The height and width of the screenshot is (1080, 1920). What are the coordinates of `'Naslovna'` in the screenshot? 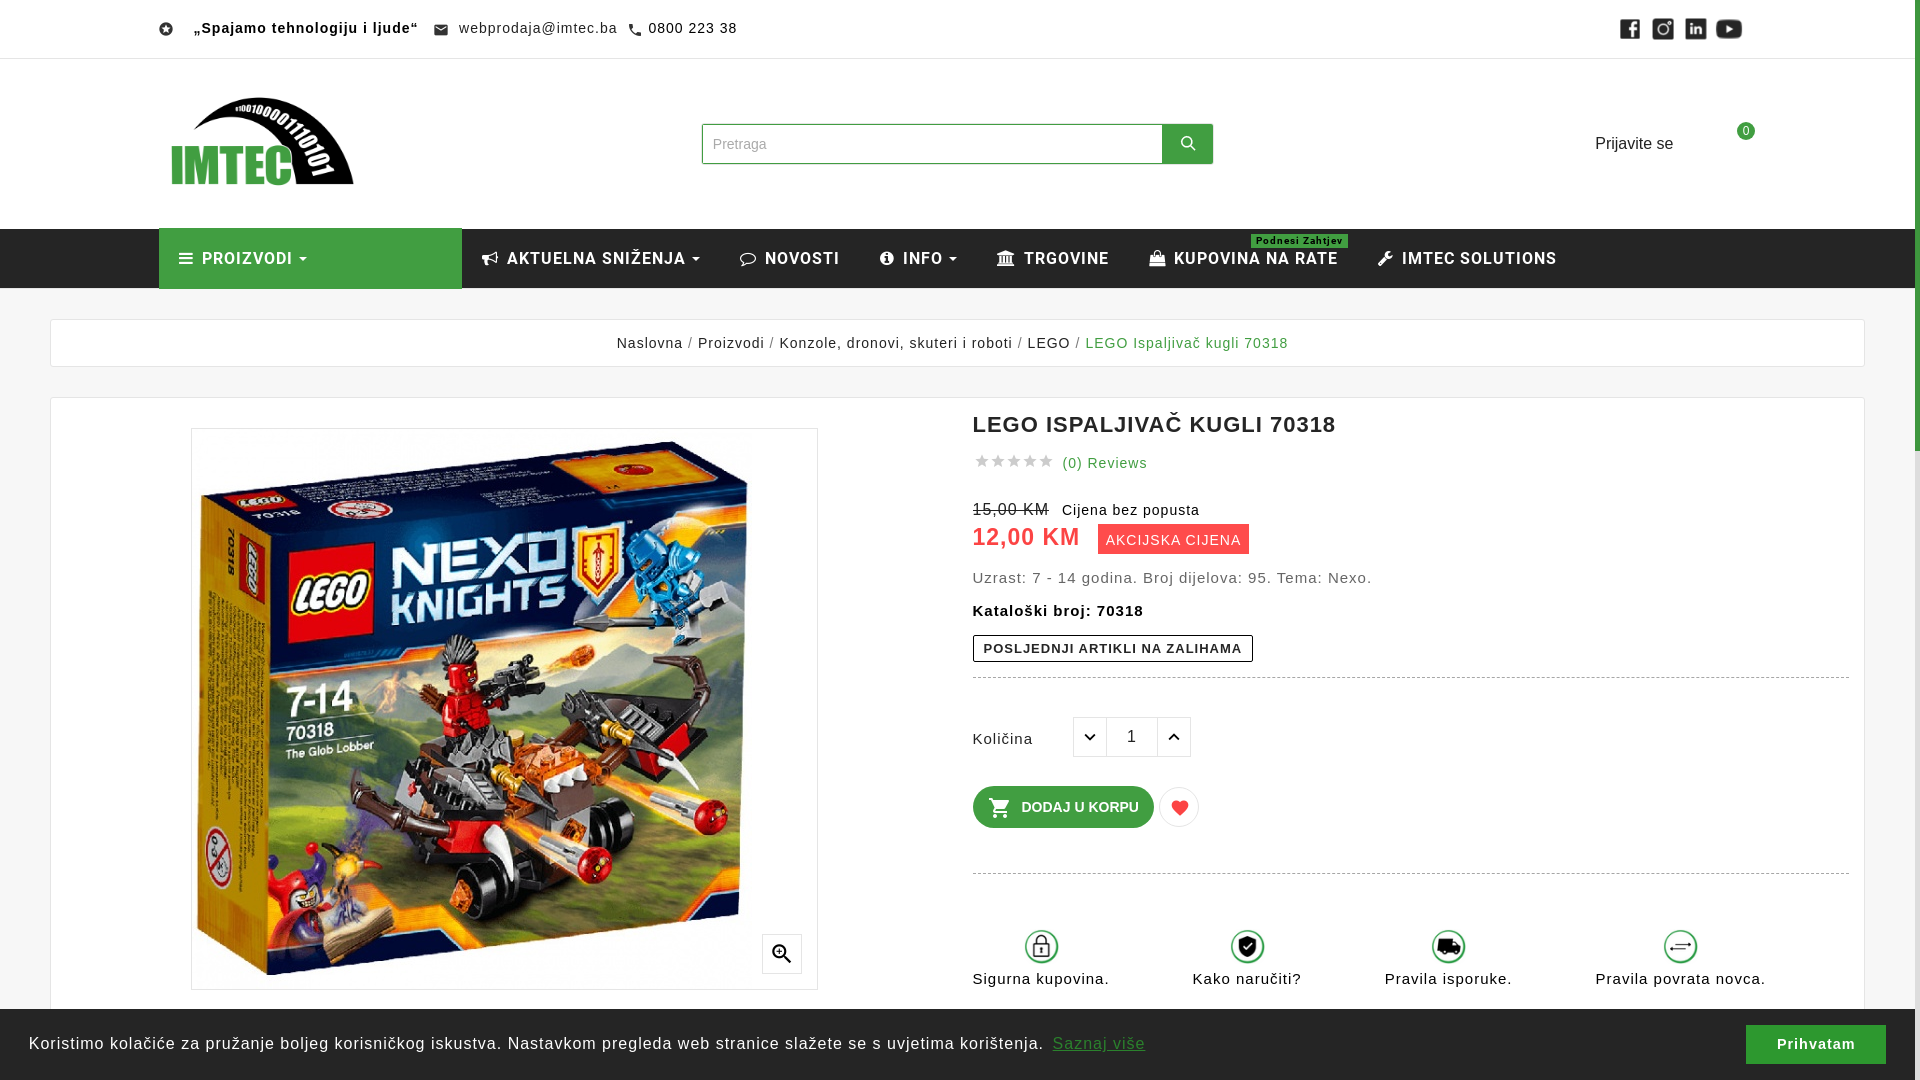 It's located at (649, 342).